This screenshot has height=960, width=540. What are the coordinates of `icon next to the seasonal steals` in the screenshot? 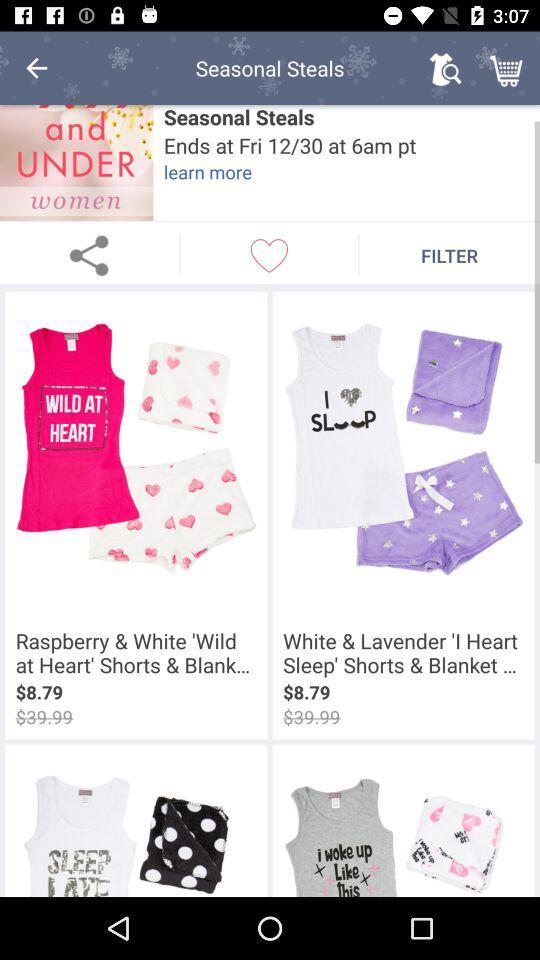 It's located at (36, 68).